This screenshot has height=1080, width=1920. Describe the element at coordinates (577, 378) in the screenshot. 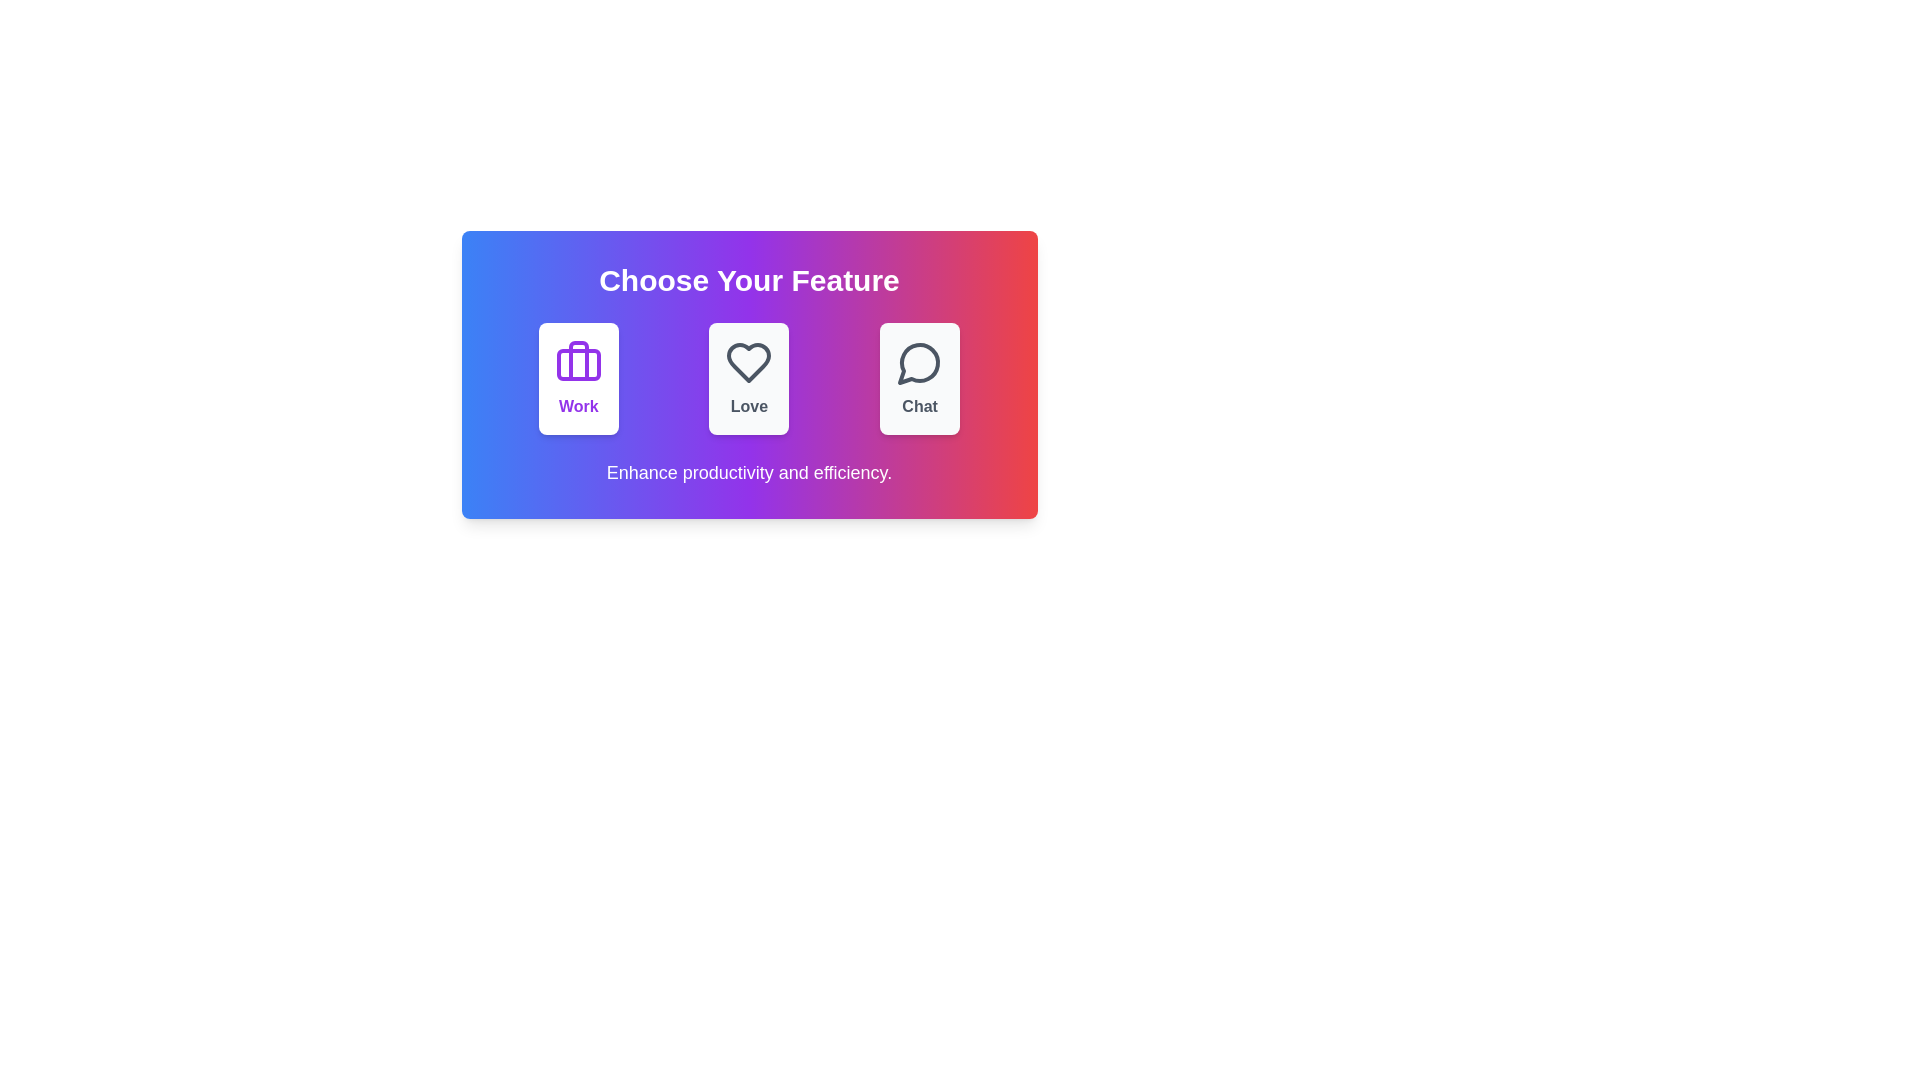

I see `the button labeled Work to select the corresponding feature` at that location.